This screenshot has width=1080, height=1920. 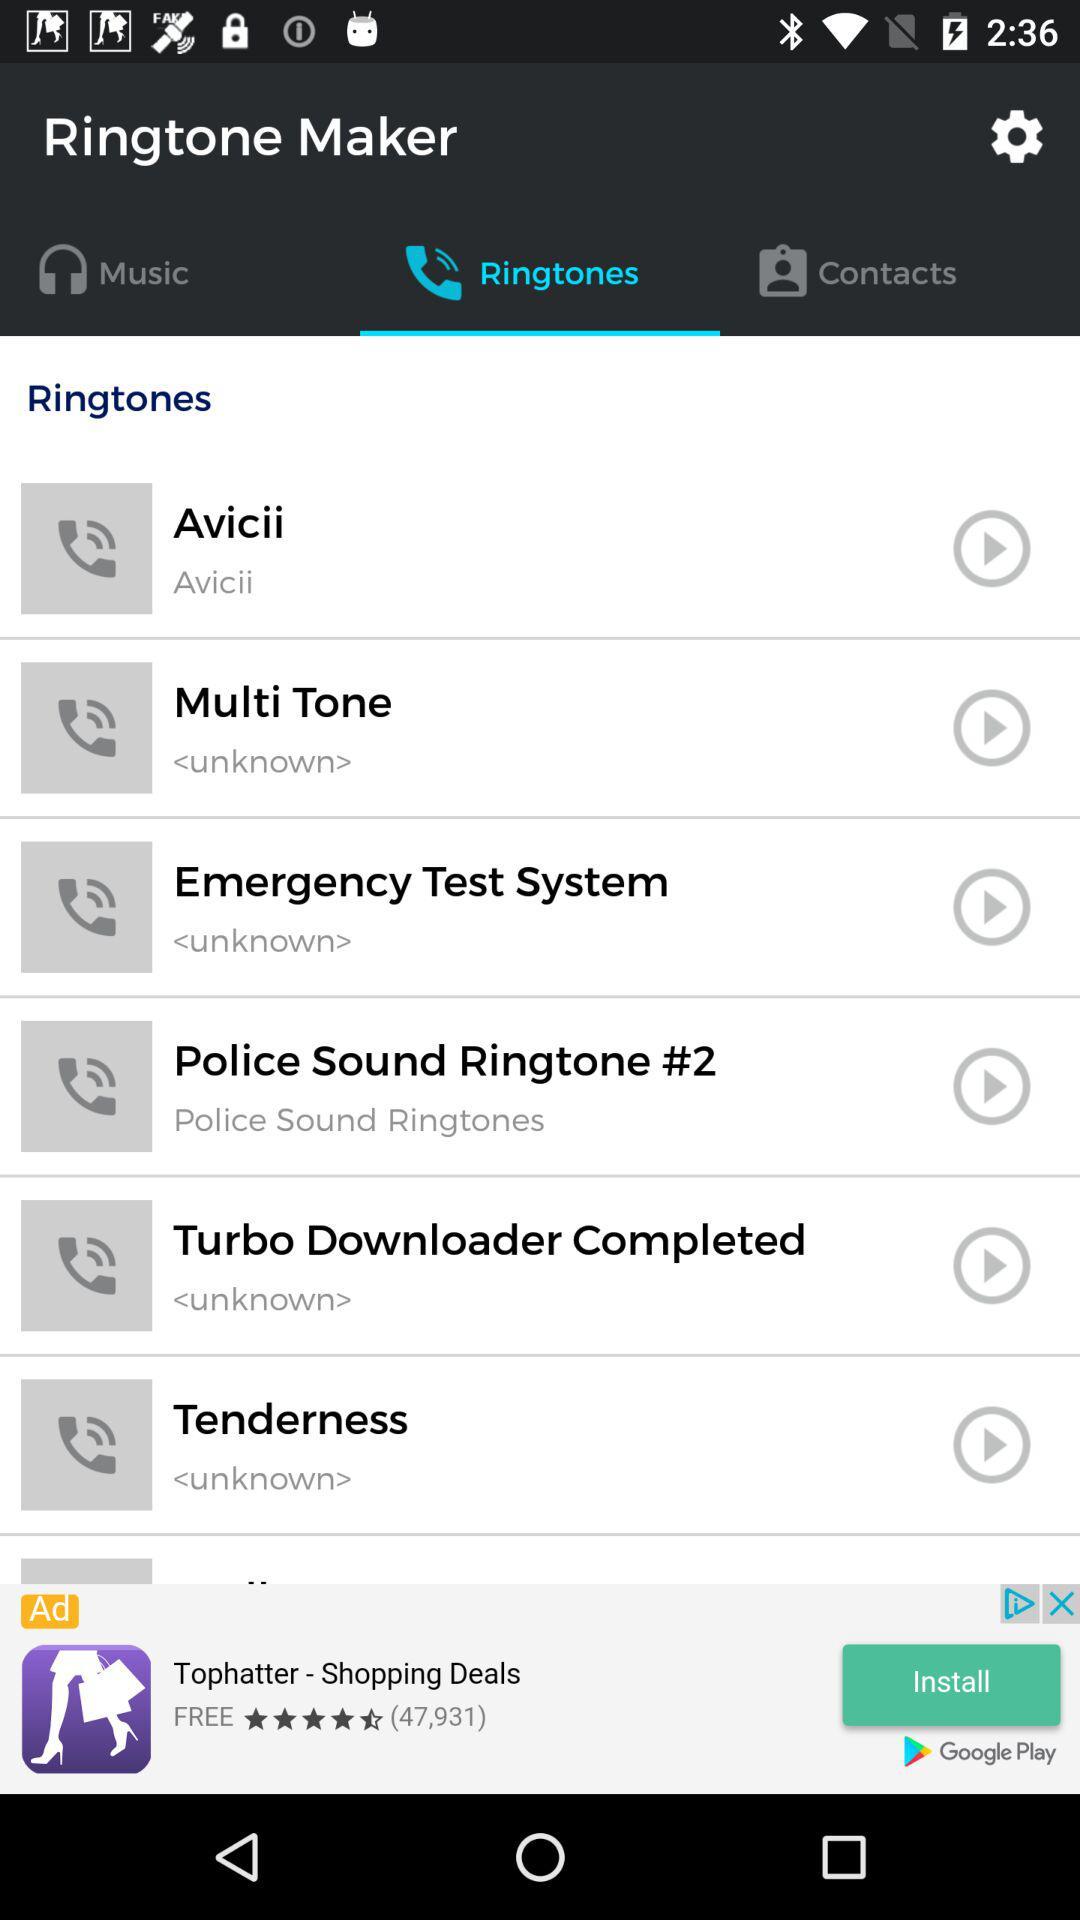 What do you see at coordinates (991, 1579) in the screenshot?
I see `set ringtone option` at bounding box center [991, 1579].